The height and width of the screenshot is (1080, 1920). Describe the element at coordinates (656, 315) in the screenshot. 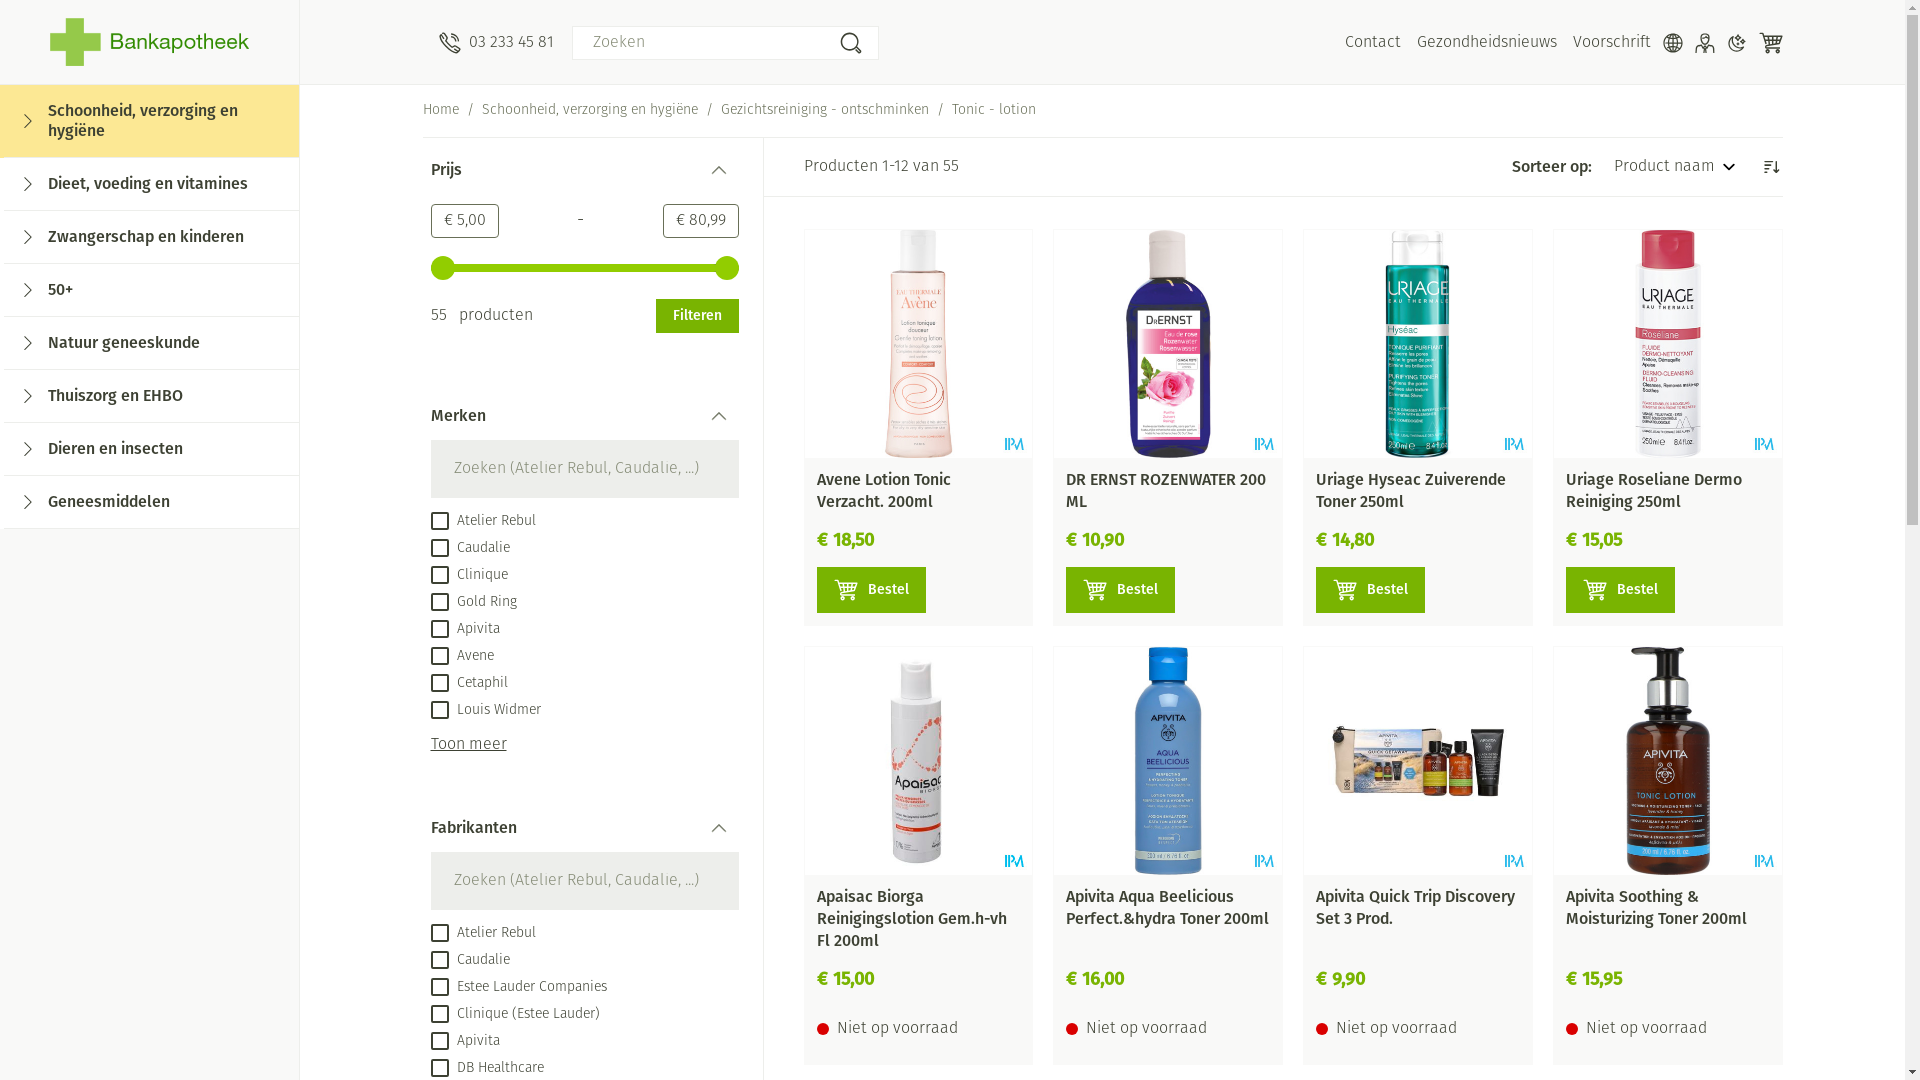

I see `'Filteren'` at that location.